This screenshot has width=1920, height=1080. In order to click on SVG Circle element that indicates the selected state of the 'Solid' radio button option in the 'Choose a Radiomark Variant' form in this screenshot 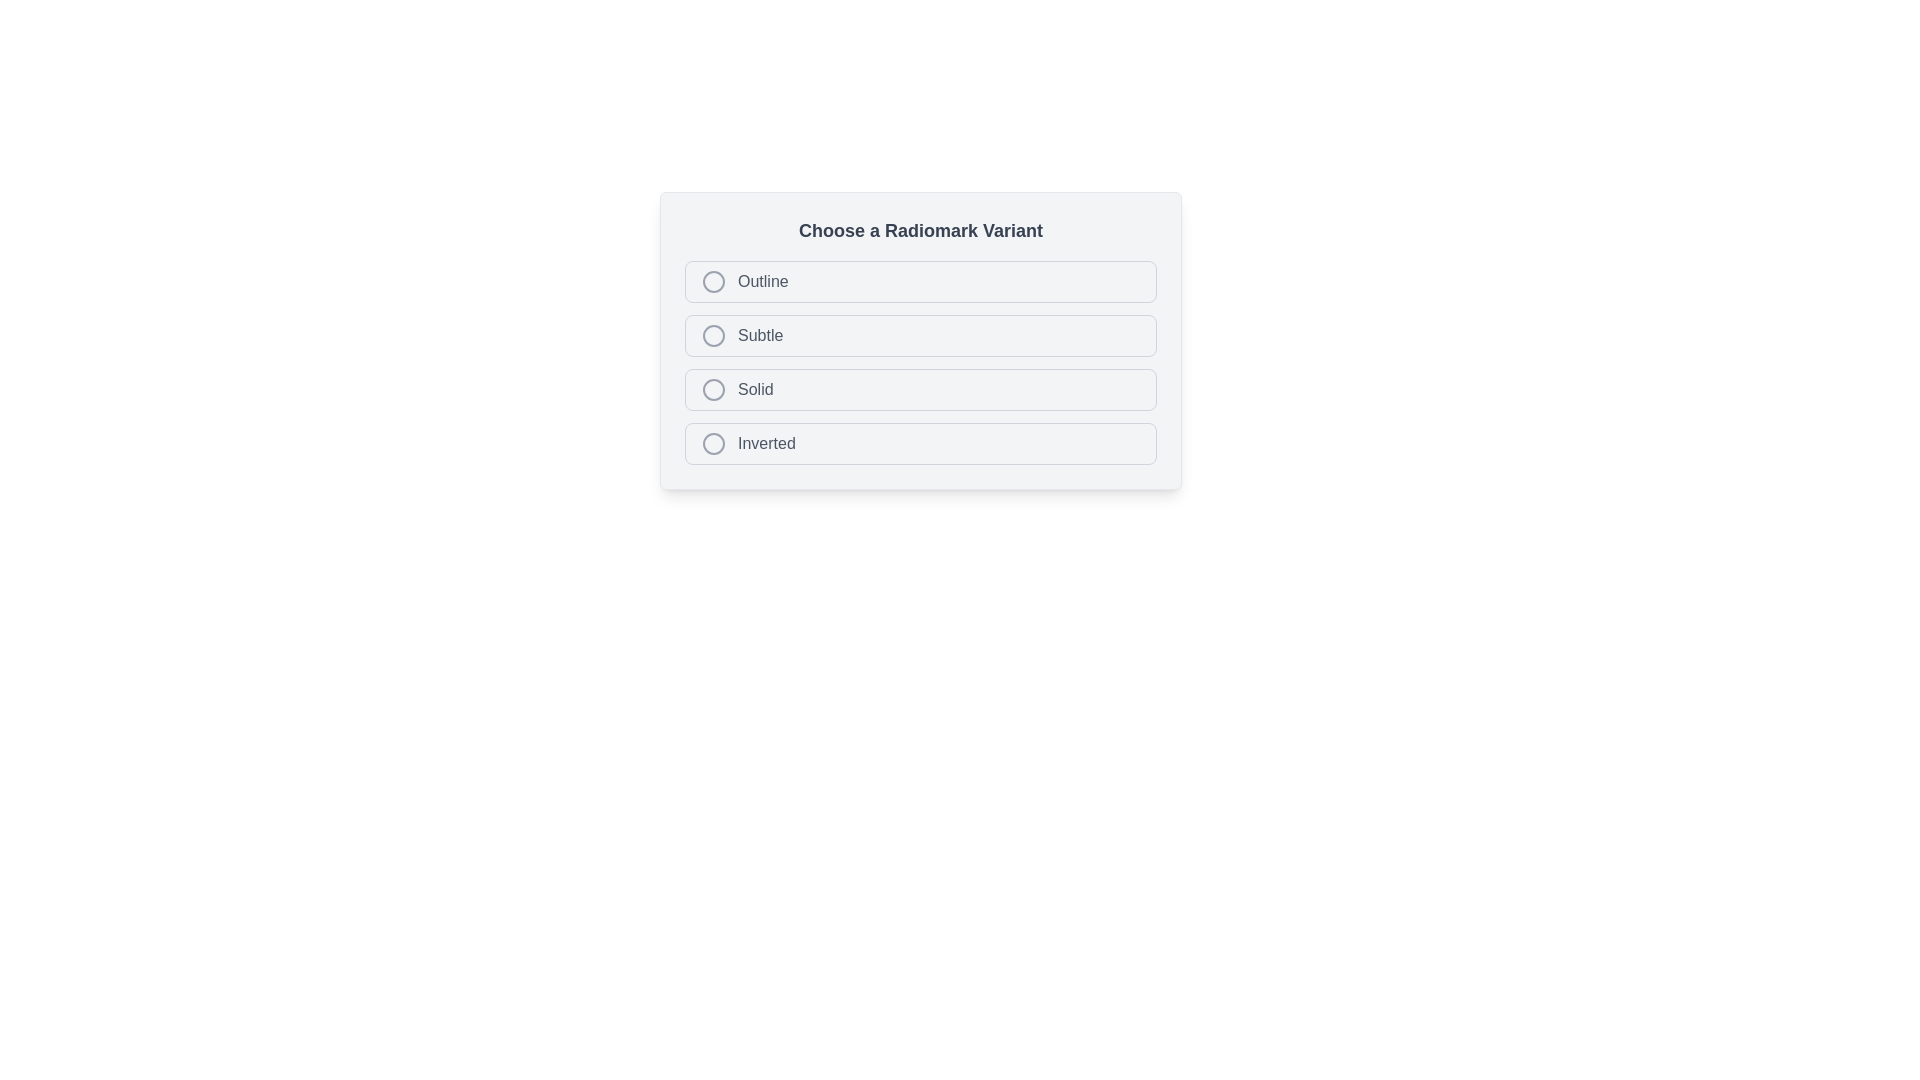, I will do `click(714, 389)`.